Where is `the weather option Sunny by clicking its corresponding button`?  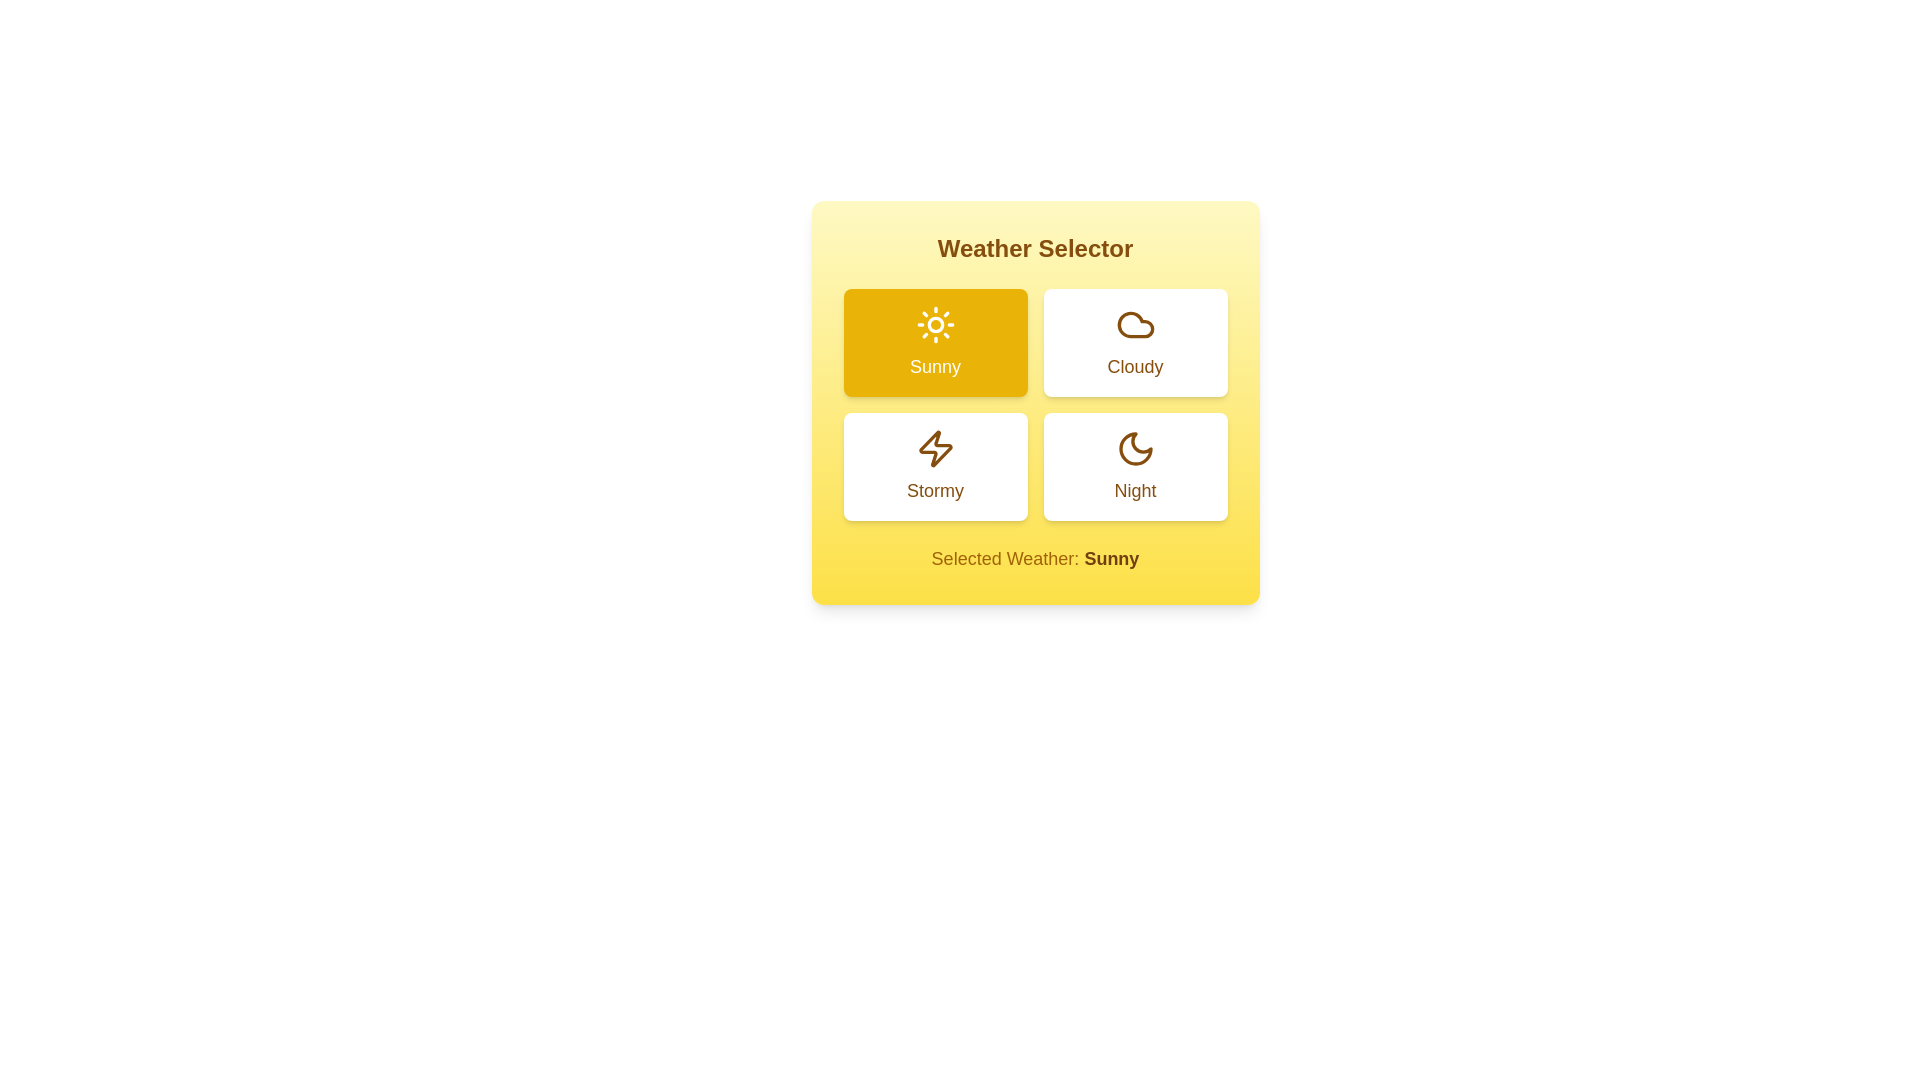
the weather option Sunny by clicking its corresponding button is located at coordinates (934, 342).